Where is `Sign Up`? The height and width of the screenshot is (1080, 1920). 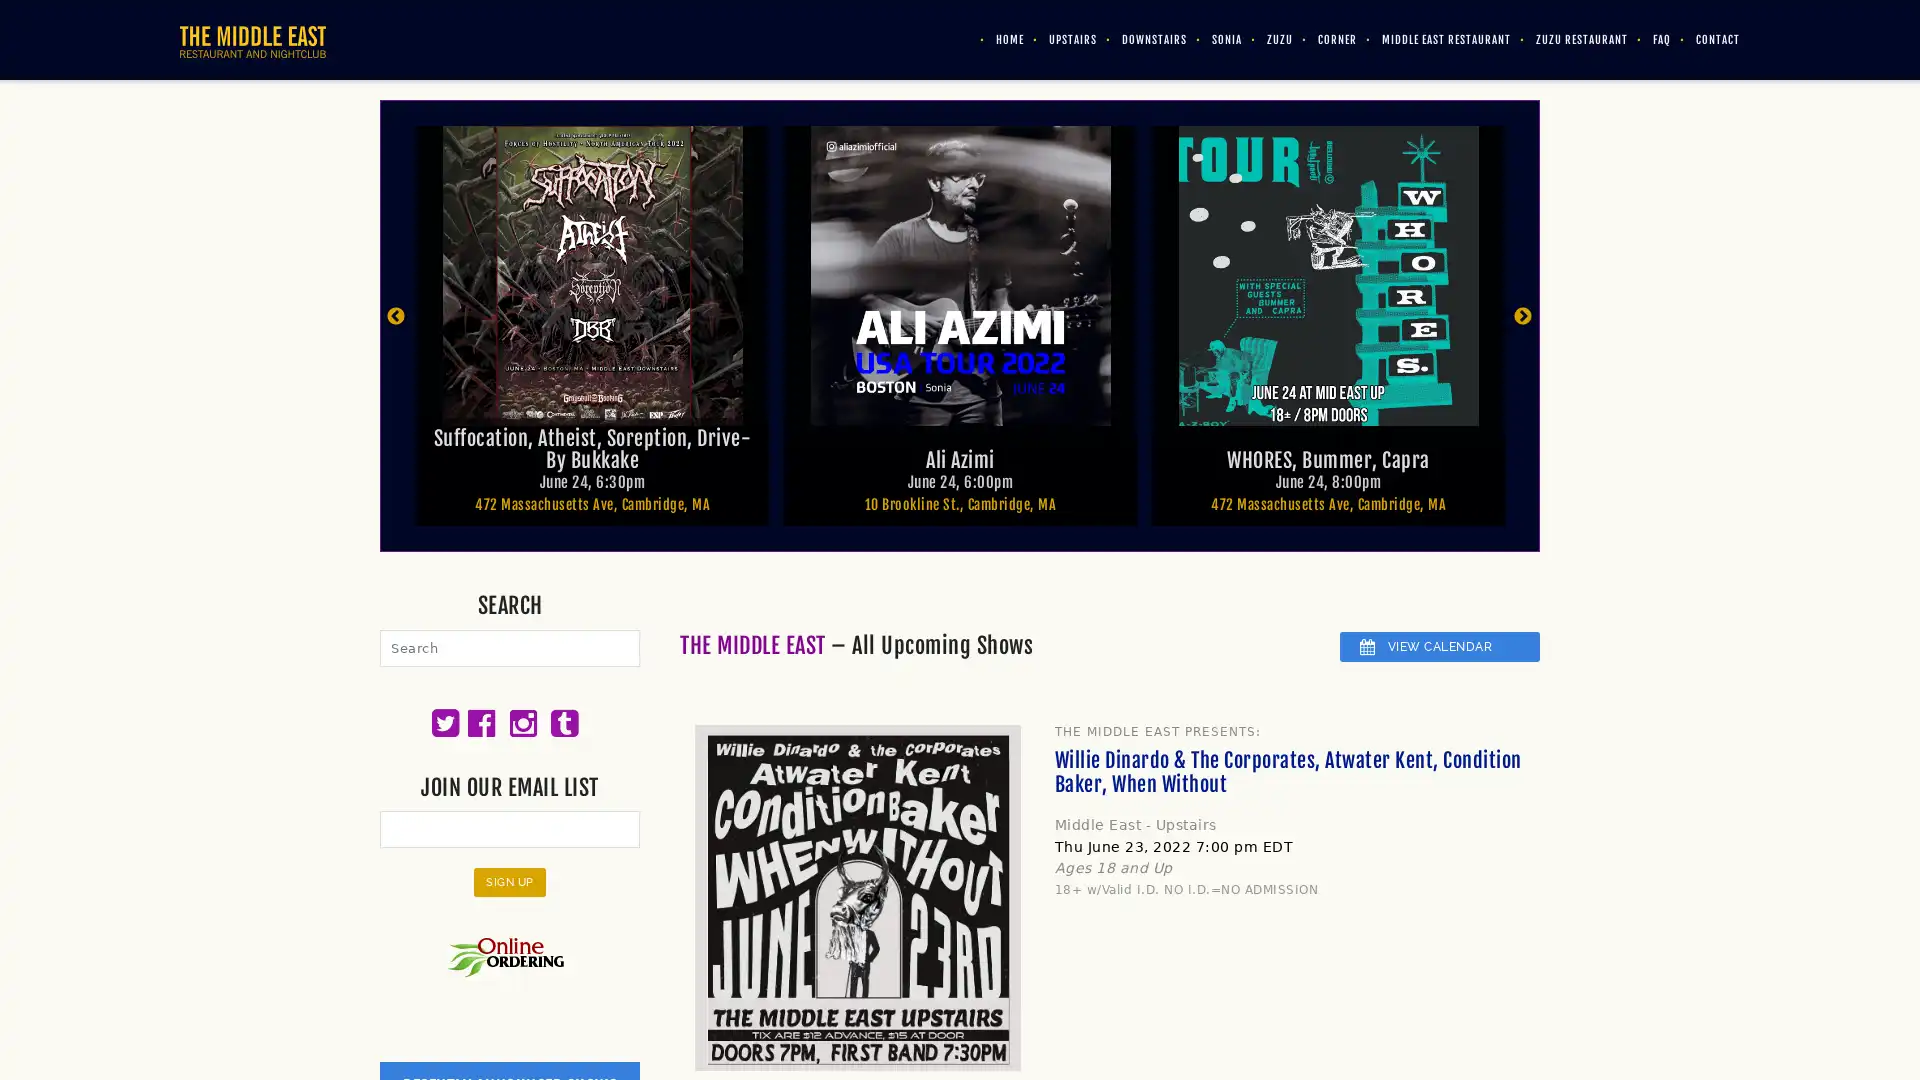
Sign Up is located at coordinates (509, 881).